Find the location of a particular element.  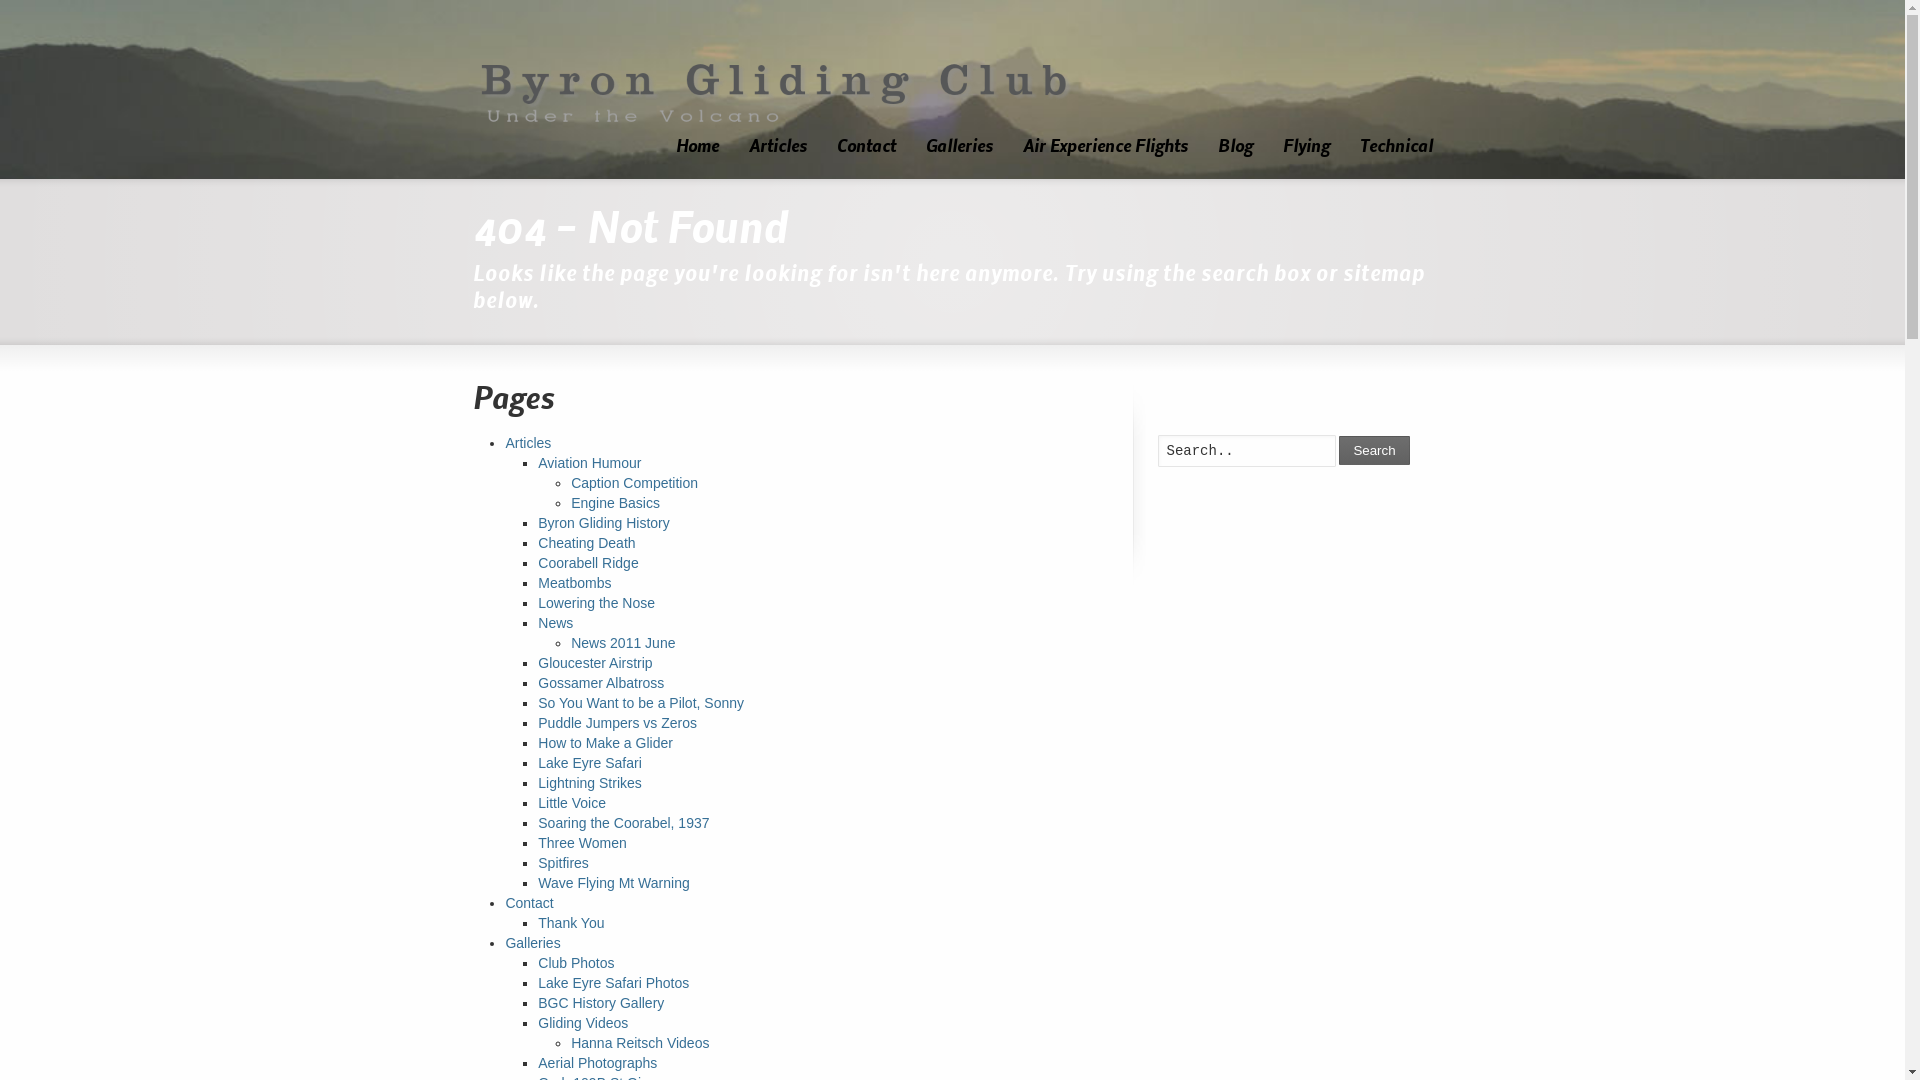

'Thank You' is located at coordinates (570, 922).